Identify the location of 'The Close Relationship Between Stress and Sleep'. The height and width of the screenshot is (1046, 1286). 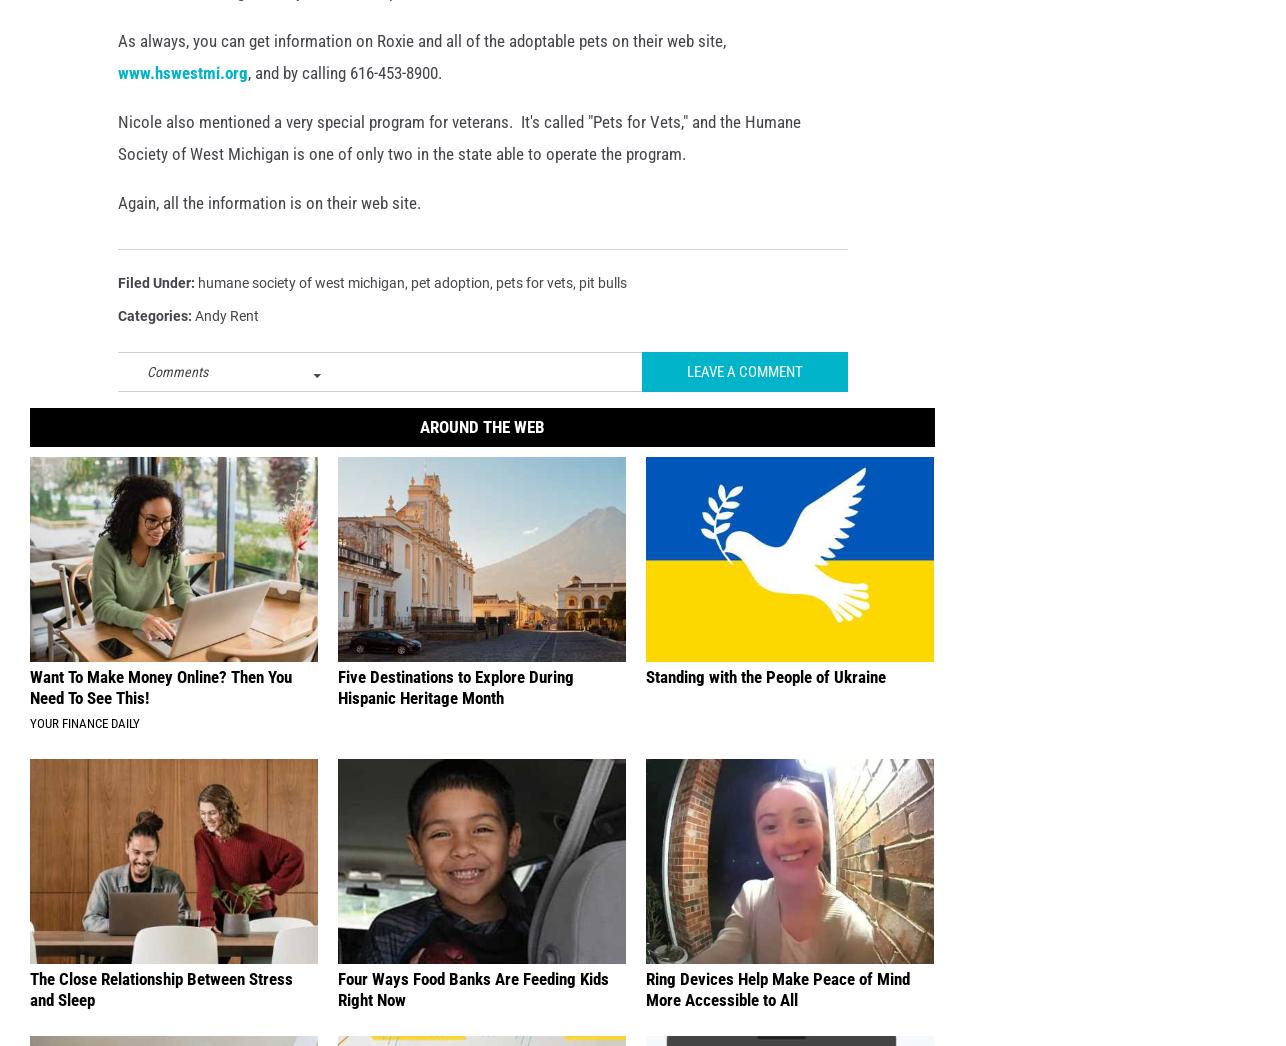
(161, 1020).